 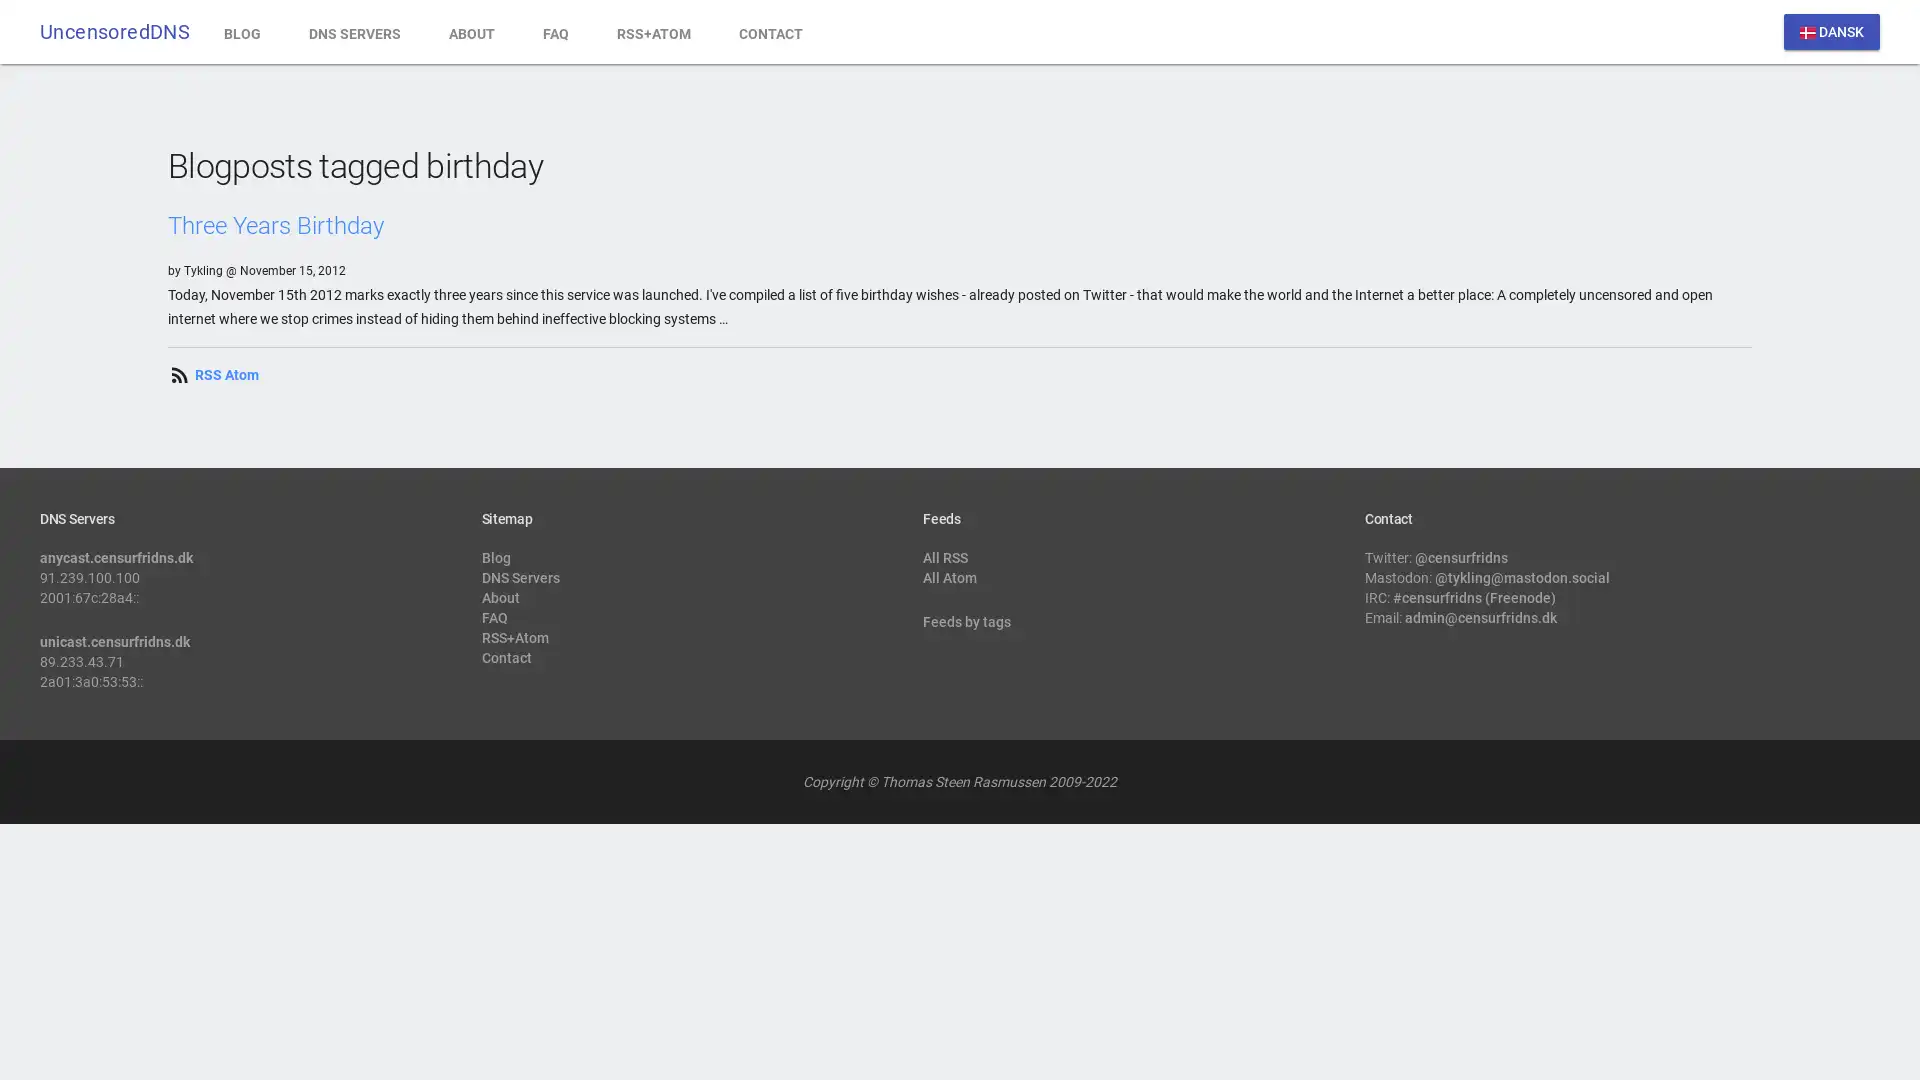 I want to click on dansk DANSK, so click(x=1832, y=31).